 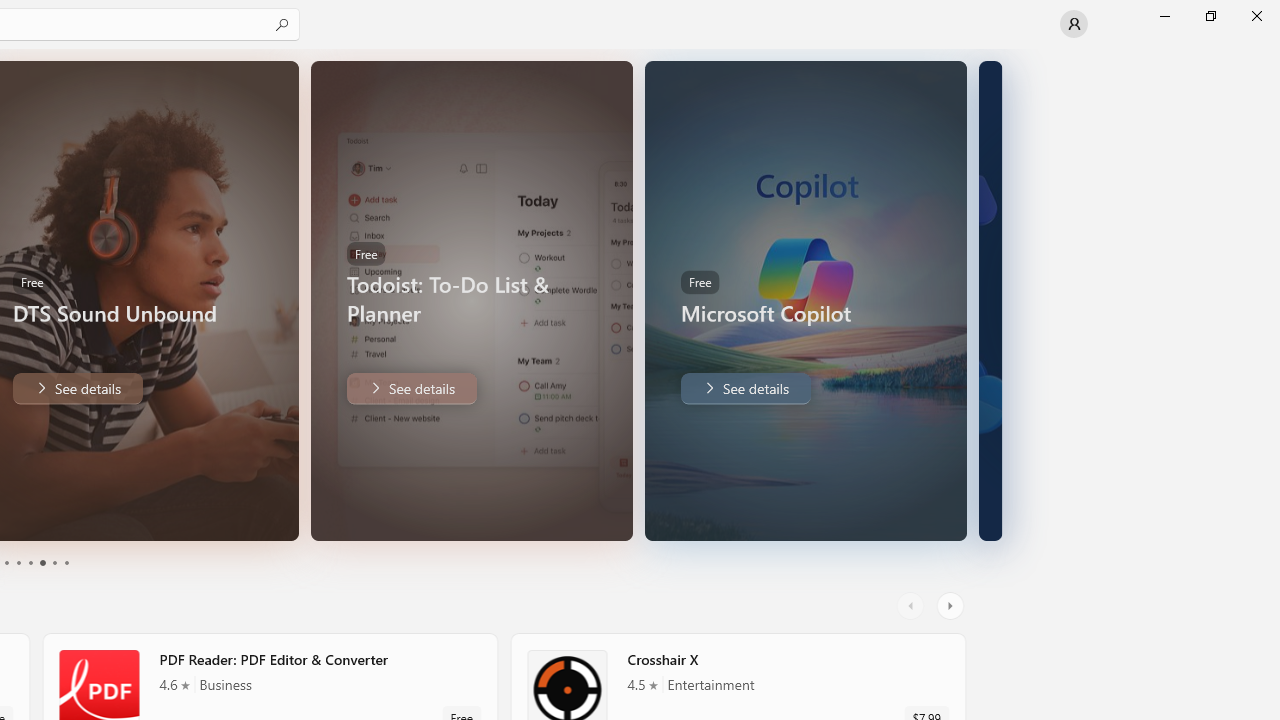 What do you see at coordinates (35, 563) in the screenshot?
I see `'Pager'` at bounding box center [35, 563].